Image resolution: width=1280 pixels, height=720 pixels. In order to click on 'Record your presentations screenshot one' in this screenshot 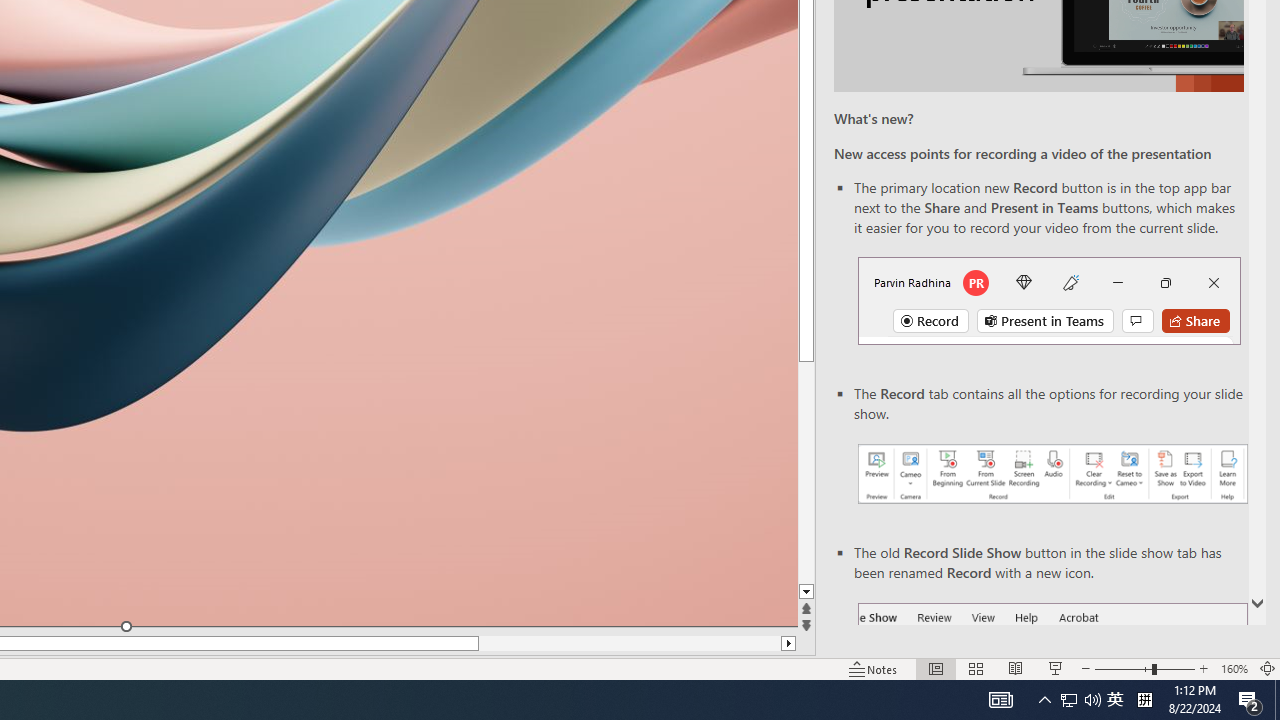, I will do `click(1051, 474)`.